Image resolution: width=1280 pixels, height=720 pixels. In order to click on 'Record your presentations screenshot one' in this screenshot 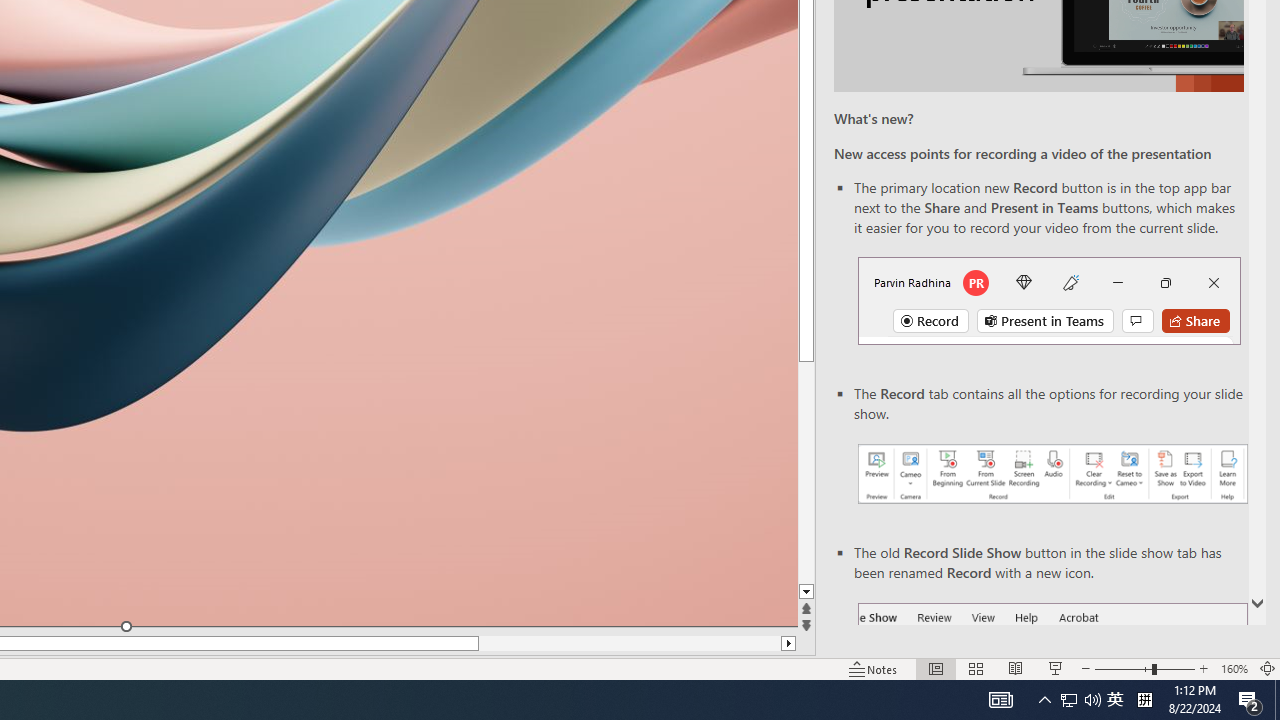, I will do `click(1051, 474)`.